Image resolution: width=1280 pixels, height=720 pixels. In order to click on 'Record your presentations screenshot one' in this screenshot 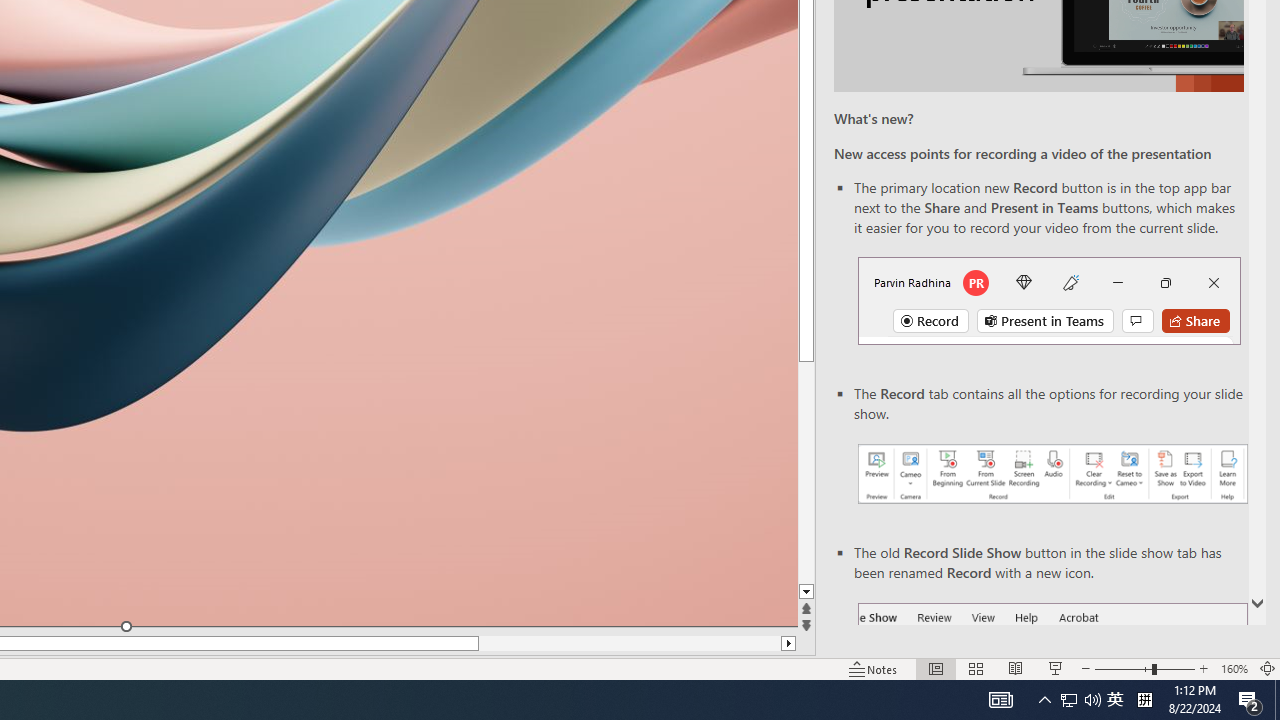, I will do `click(1051, 474)`.